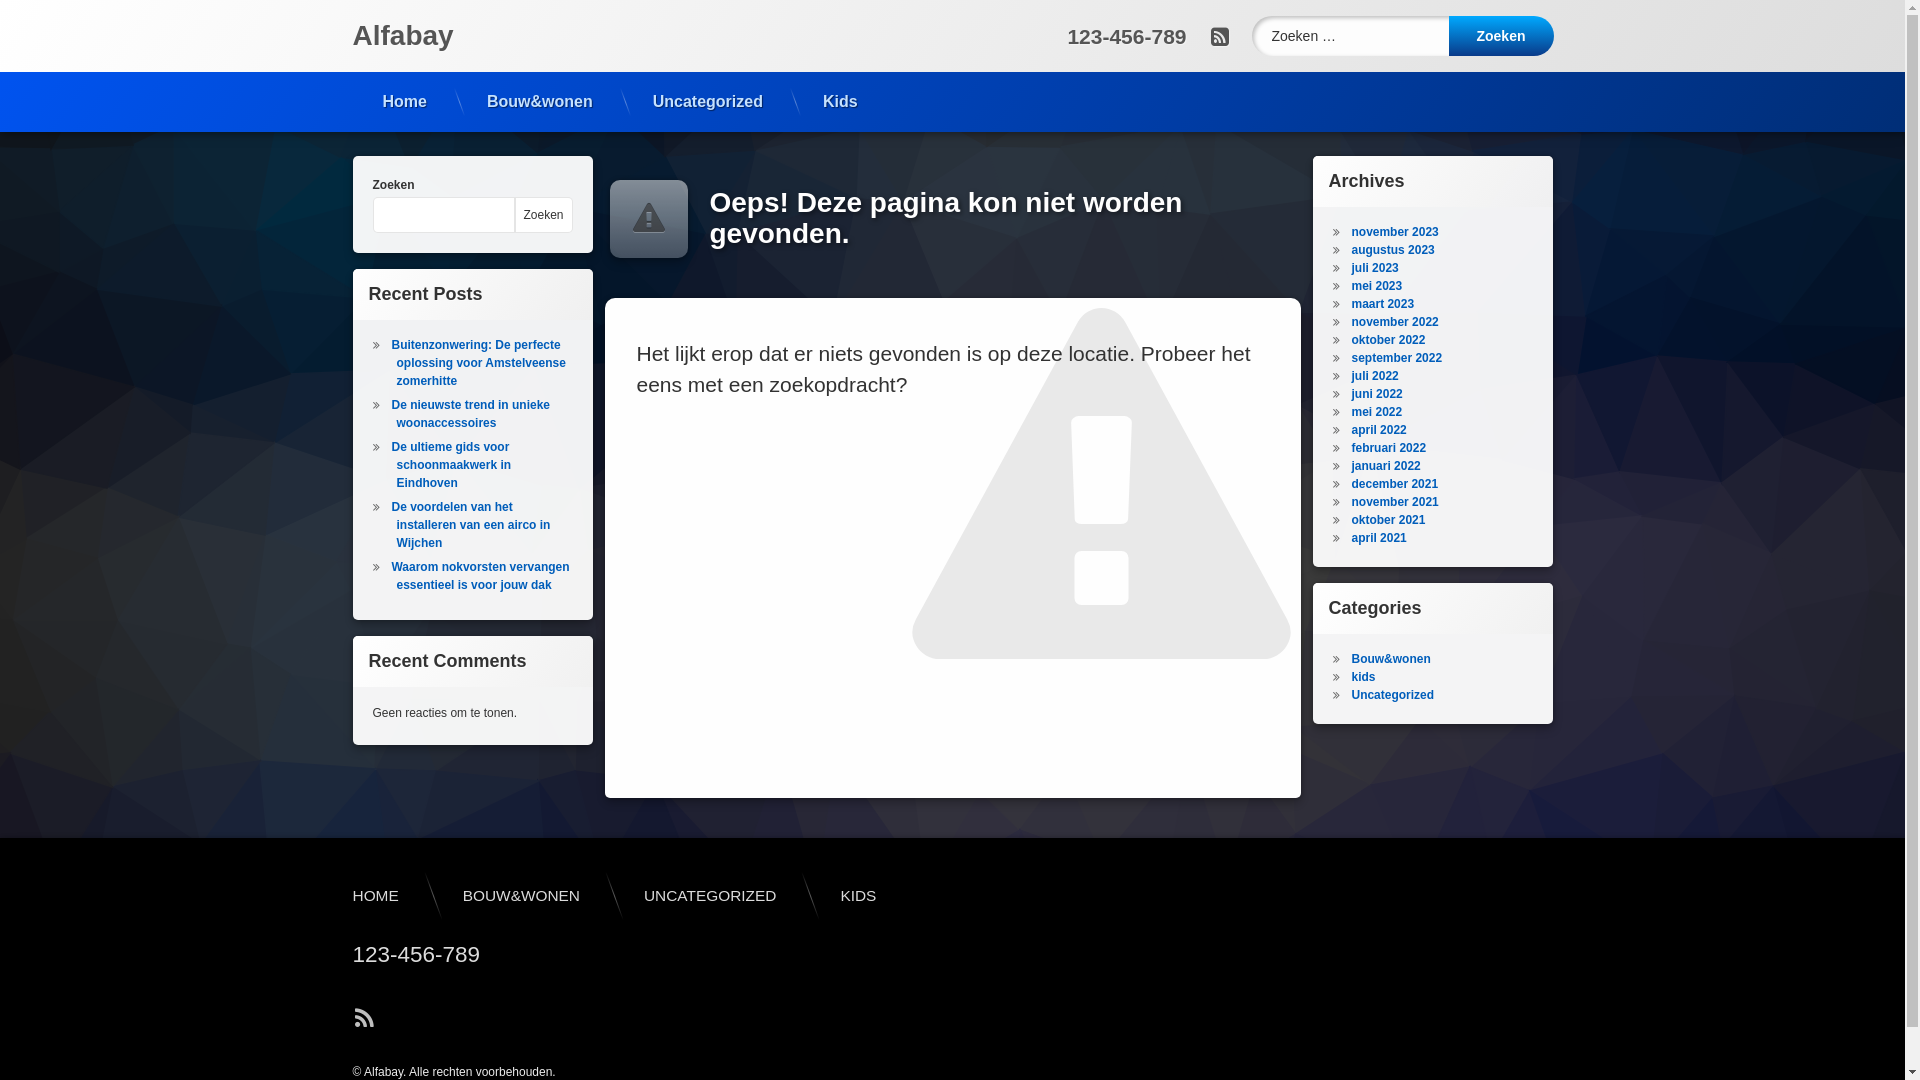 Image resolution: width=1920 pixels, height=1080 pixels. What do you see at coordinates (858, 894) in the screenshot?
I see `'KIDS'` at bounding box center [858, 894].